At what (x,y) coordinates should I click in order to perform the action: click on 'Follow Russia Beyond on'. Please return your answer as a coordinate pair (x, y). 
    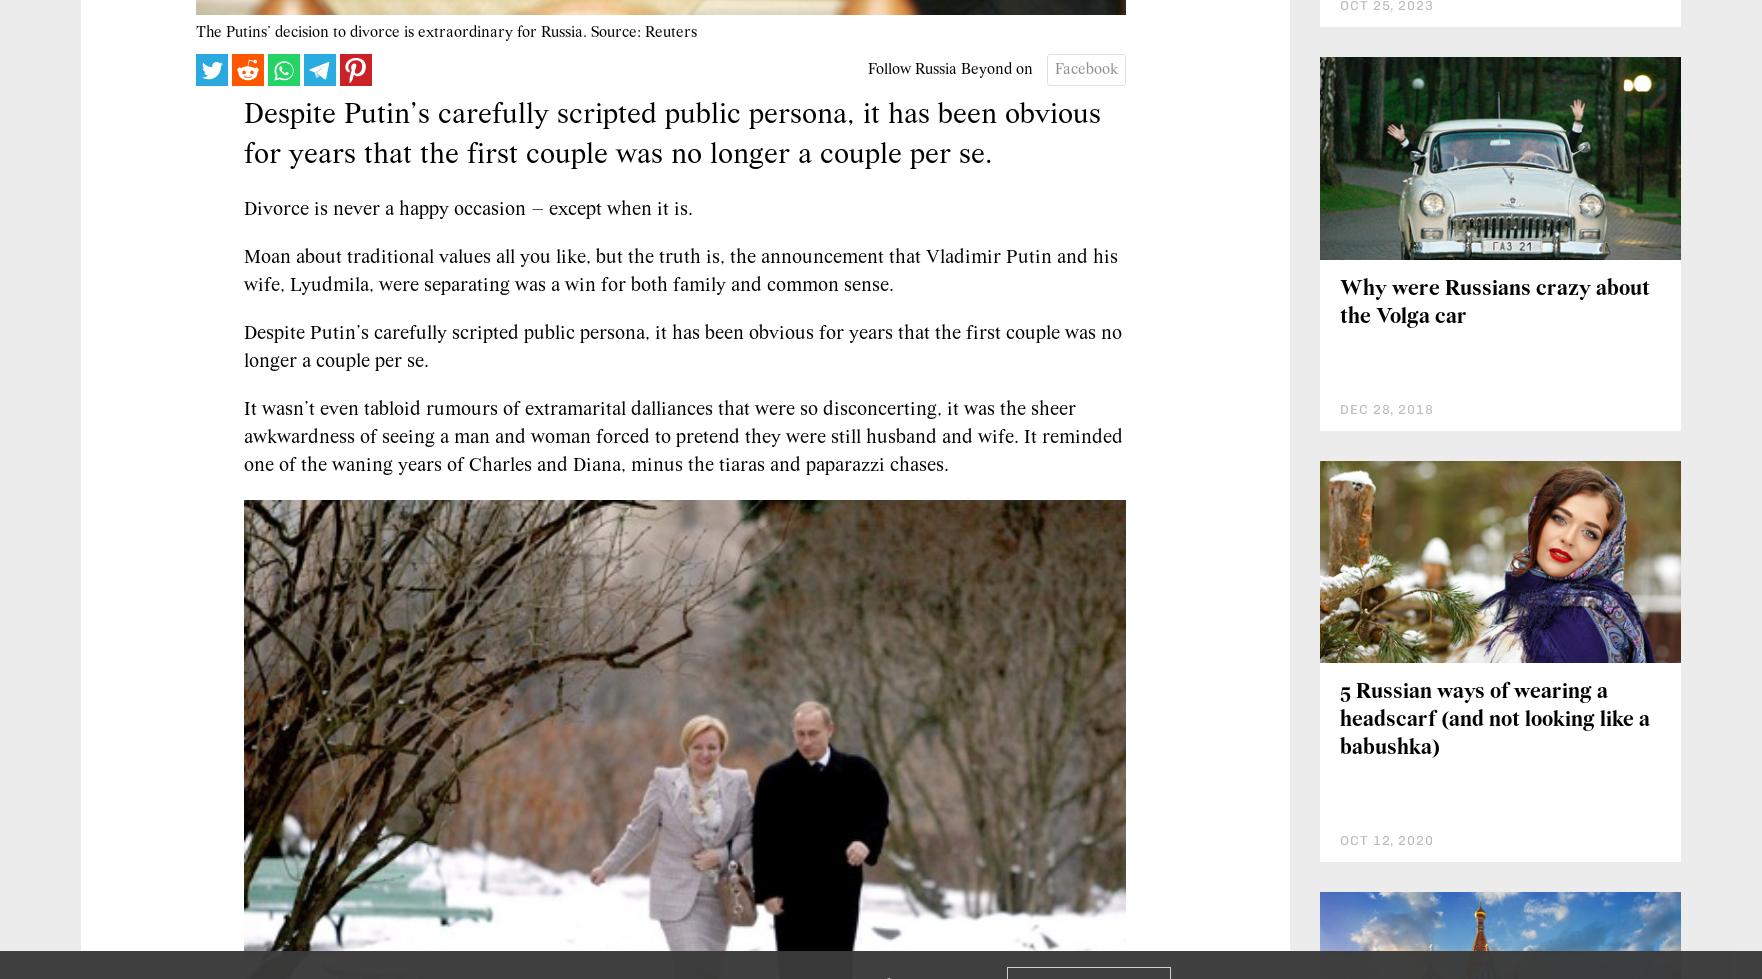
    Looking at the image, I should click on (952, 69).